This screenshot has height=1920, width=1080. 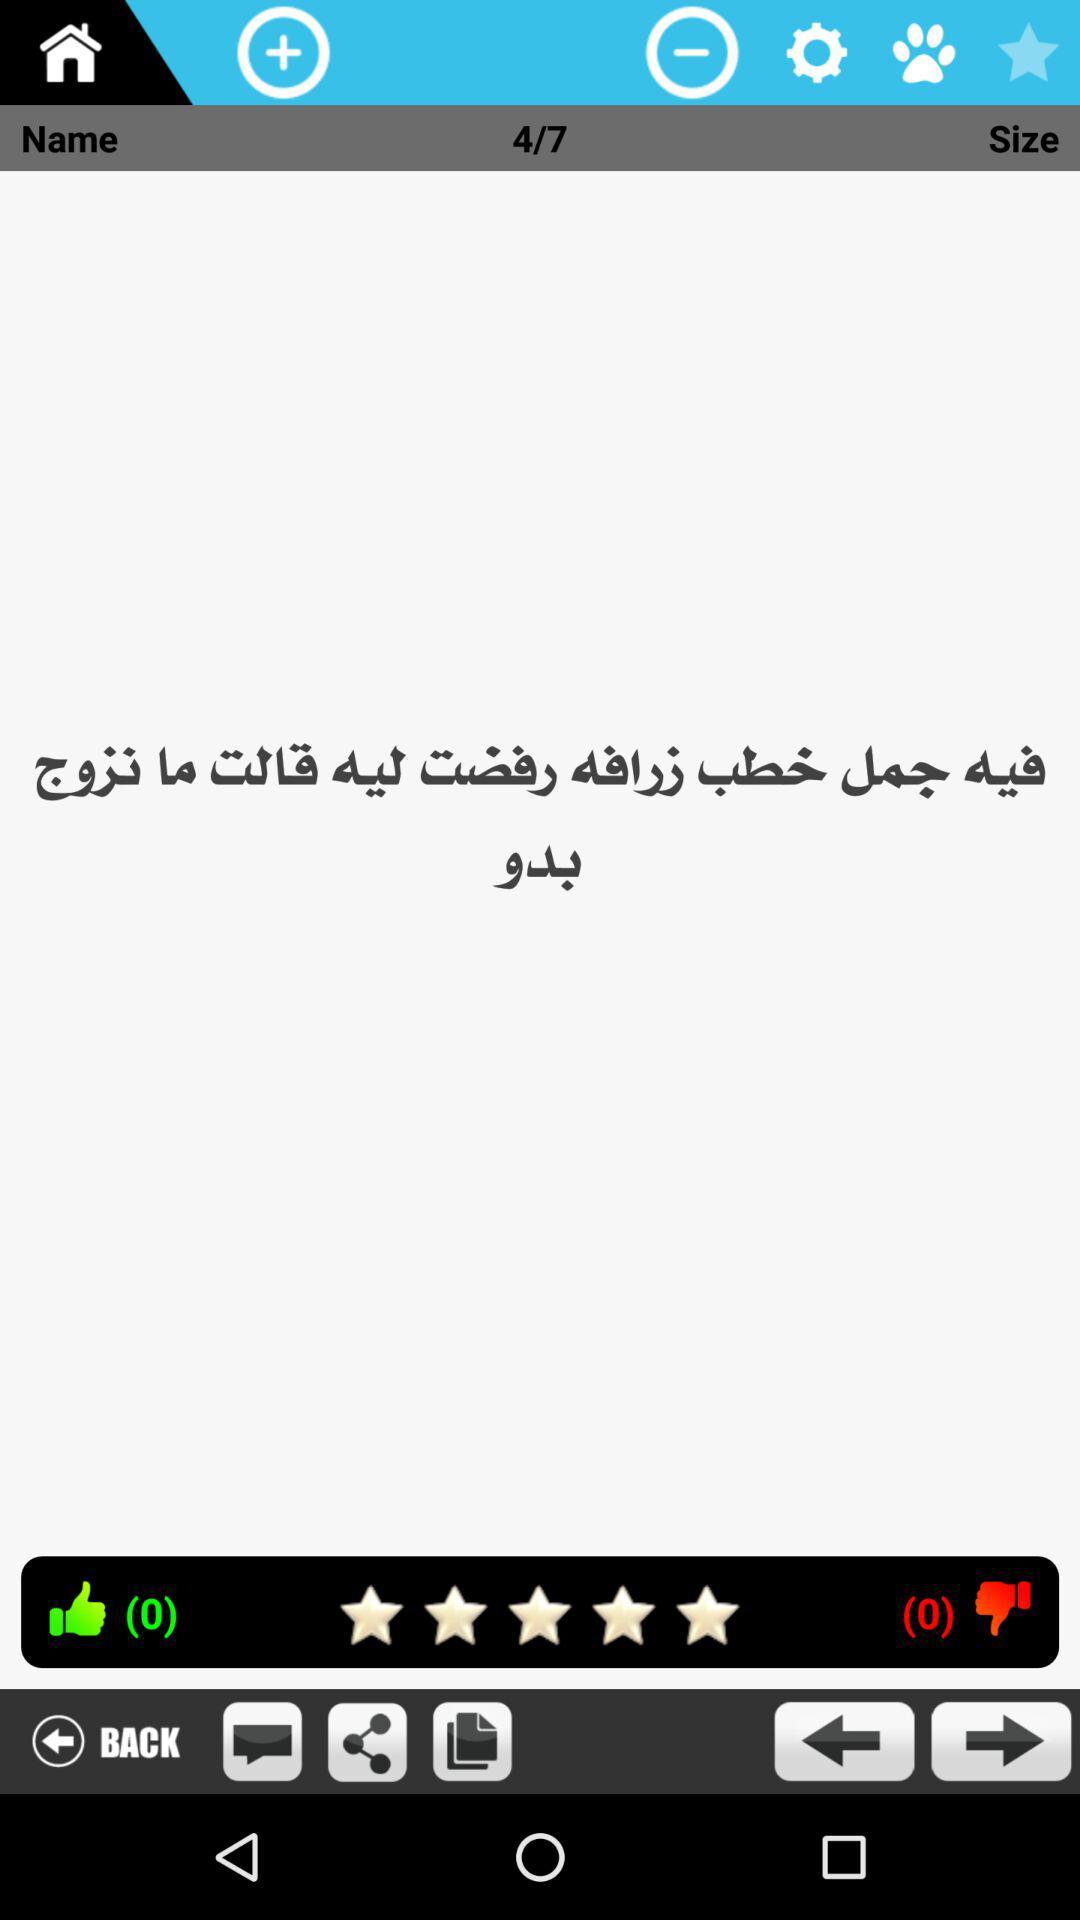 I want to click on go back, so click(x=843, y=1740).